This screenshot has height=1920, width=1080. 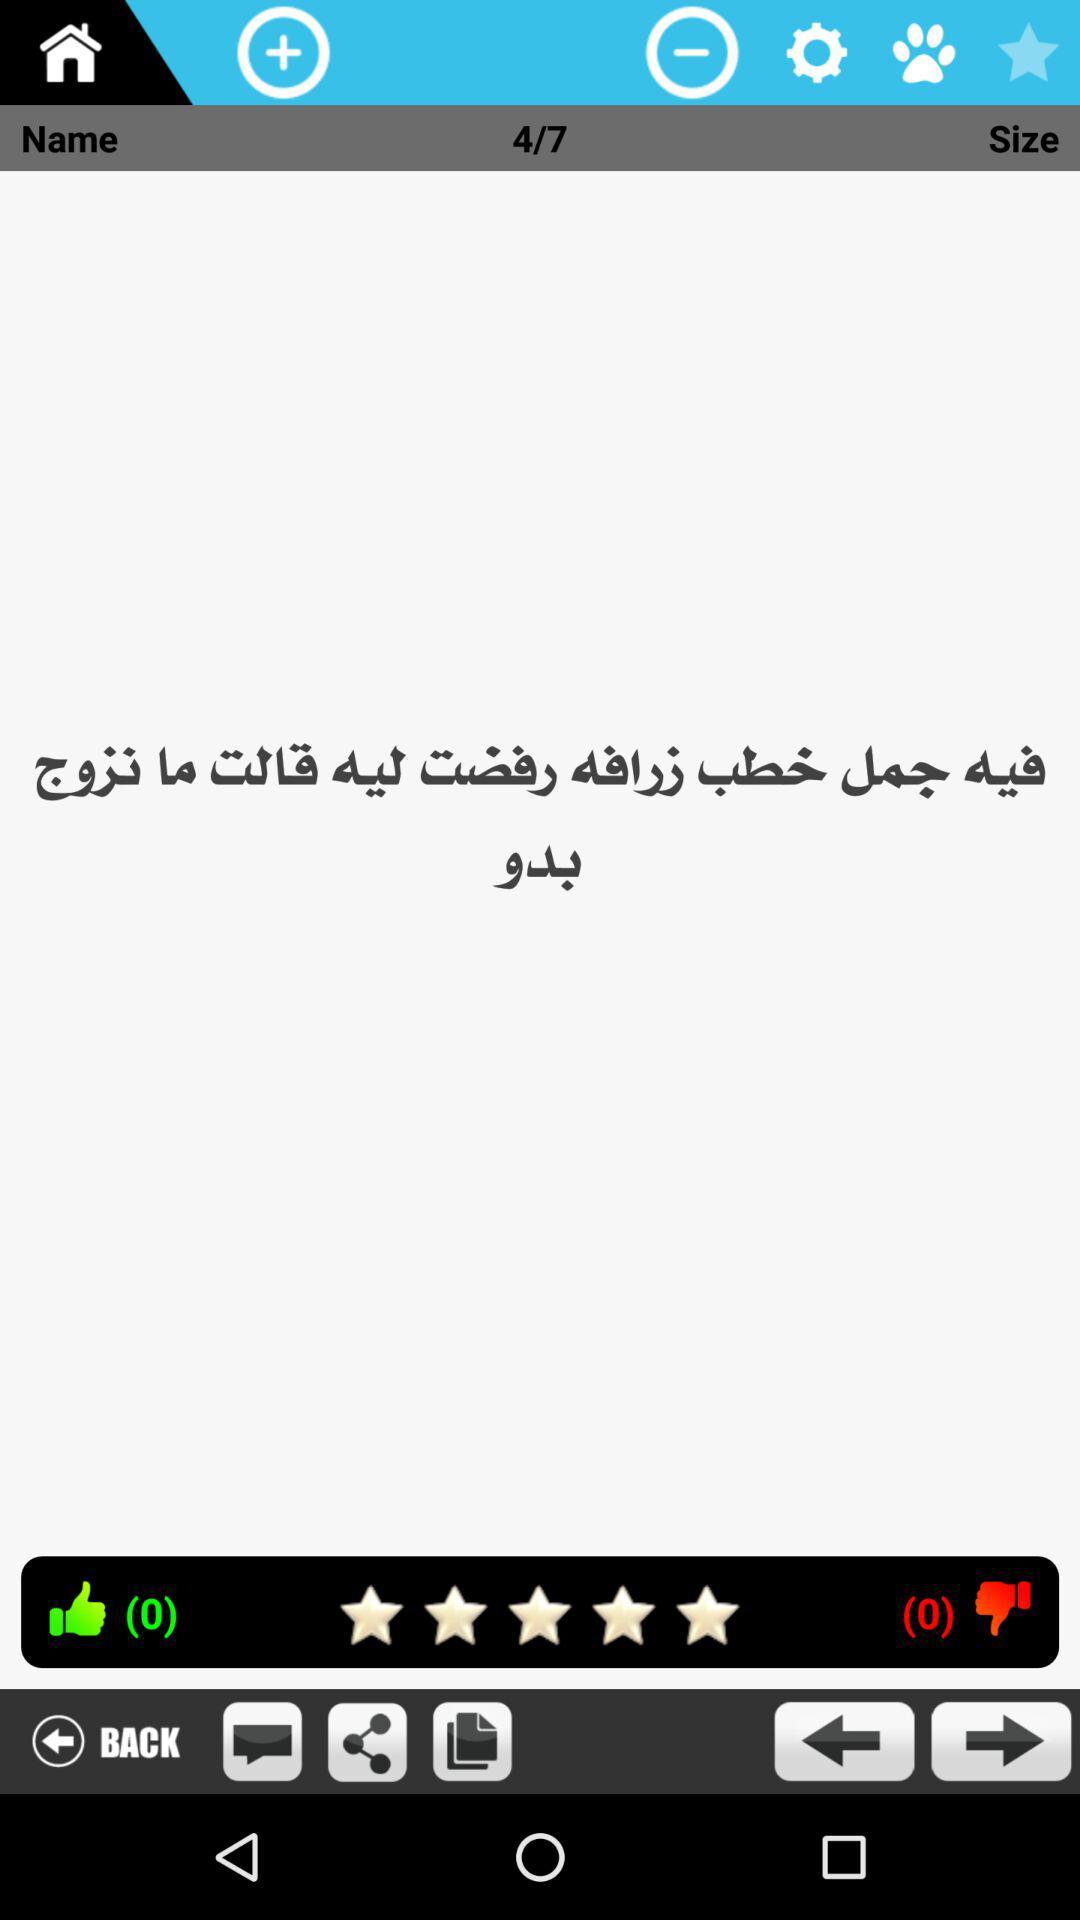 I want to click on go back, so click(x=843, y=1740).